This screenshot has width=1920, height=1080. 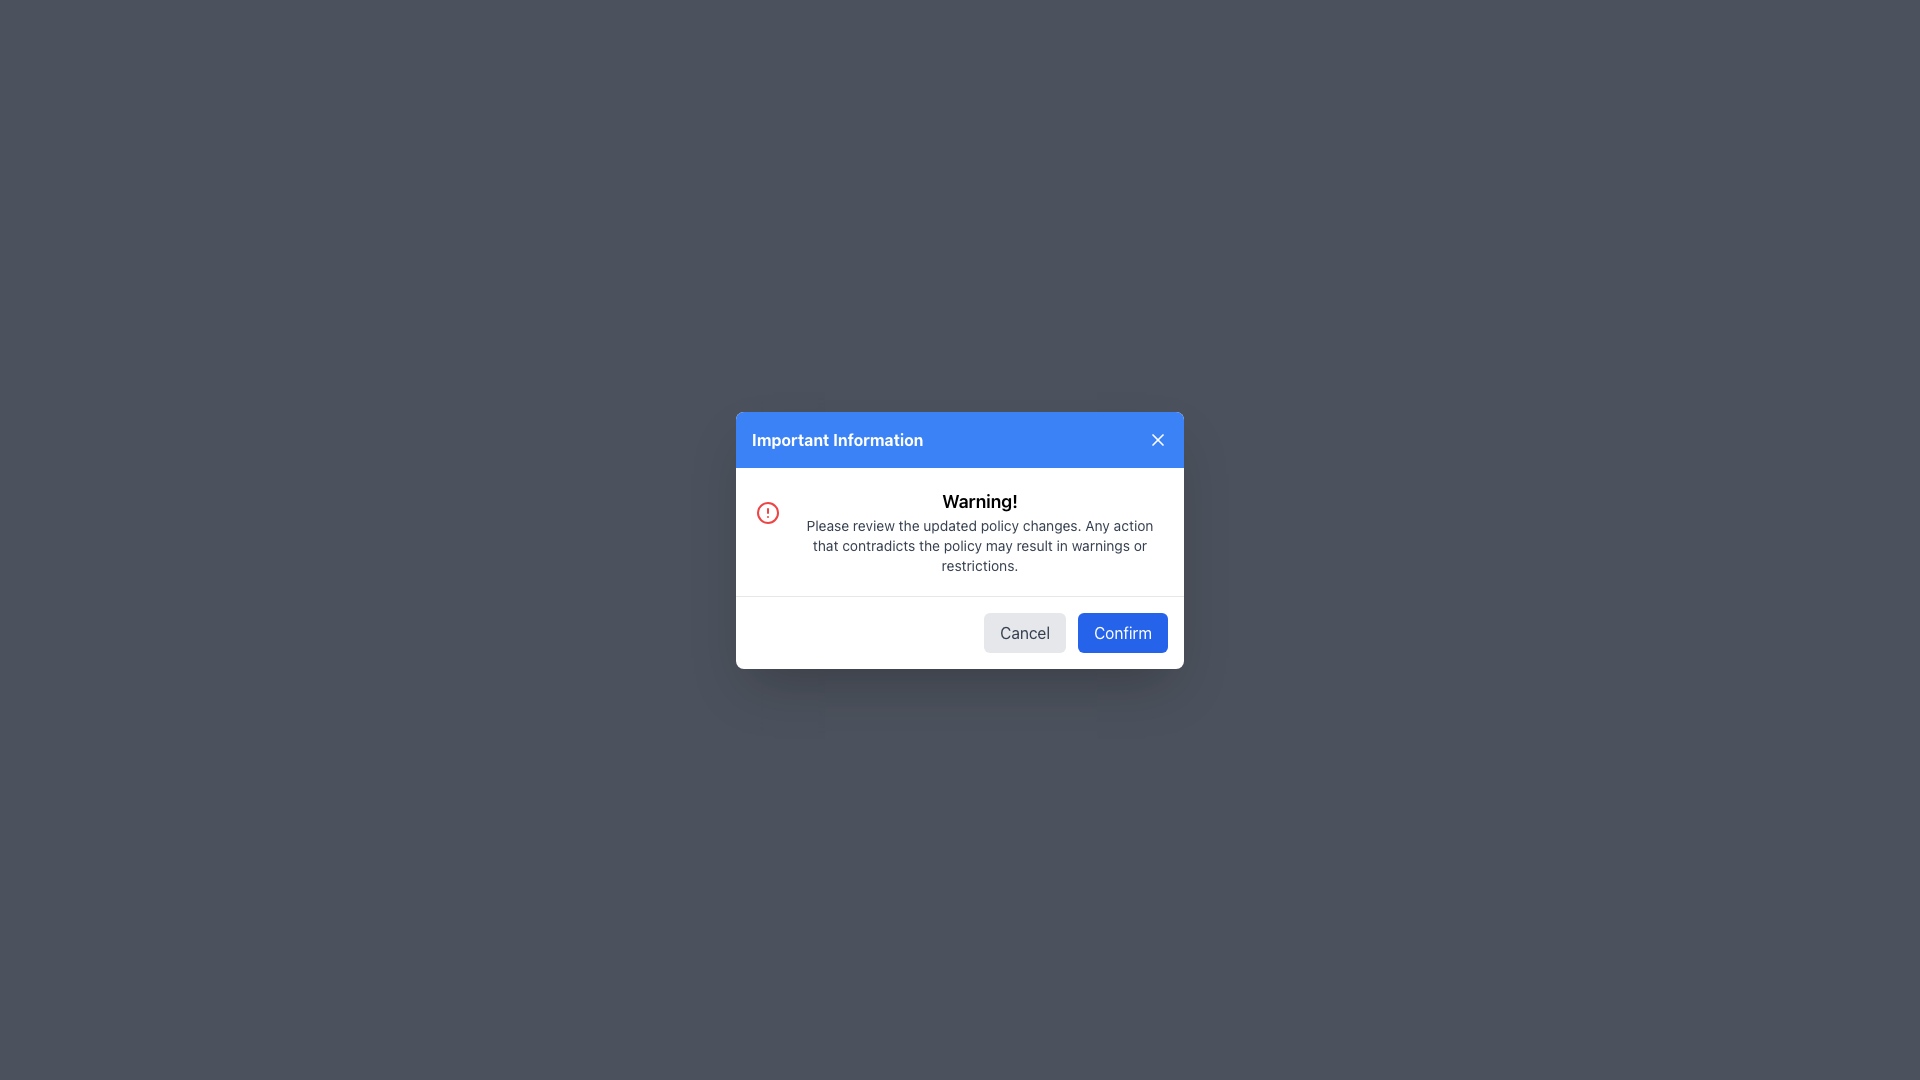 What do you see at coordinates (767, 511) in the screenshot?
I see `the visual alert icon located on the left side of the 'Important Information' modal, vertically aligned with the header text 'Warning!'` at bounding box center [767, 511].